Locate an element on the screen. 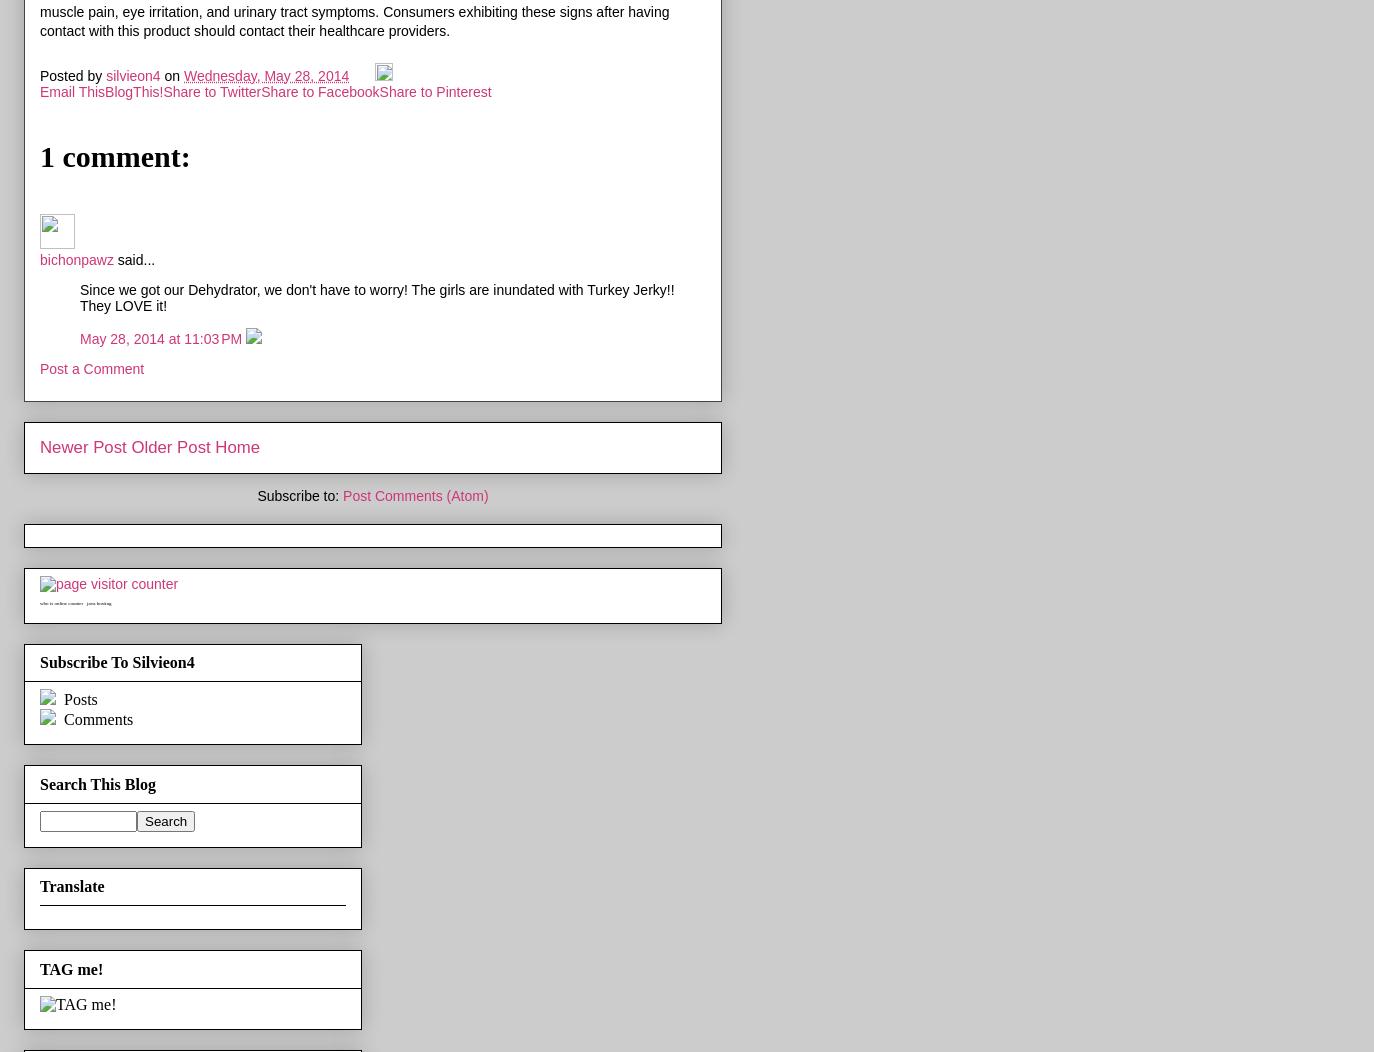 This screenshot has height=1052, width=1374. 'silvieon4' is located at coordinates (132, 74).